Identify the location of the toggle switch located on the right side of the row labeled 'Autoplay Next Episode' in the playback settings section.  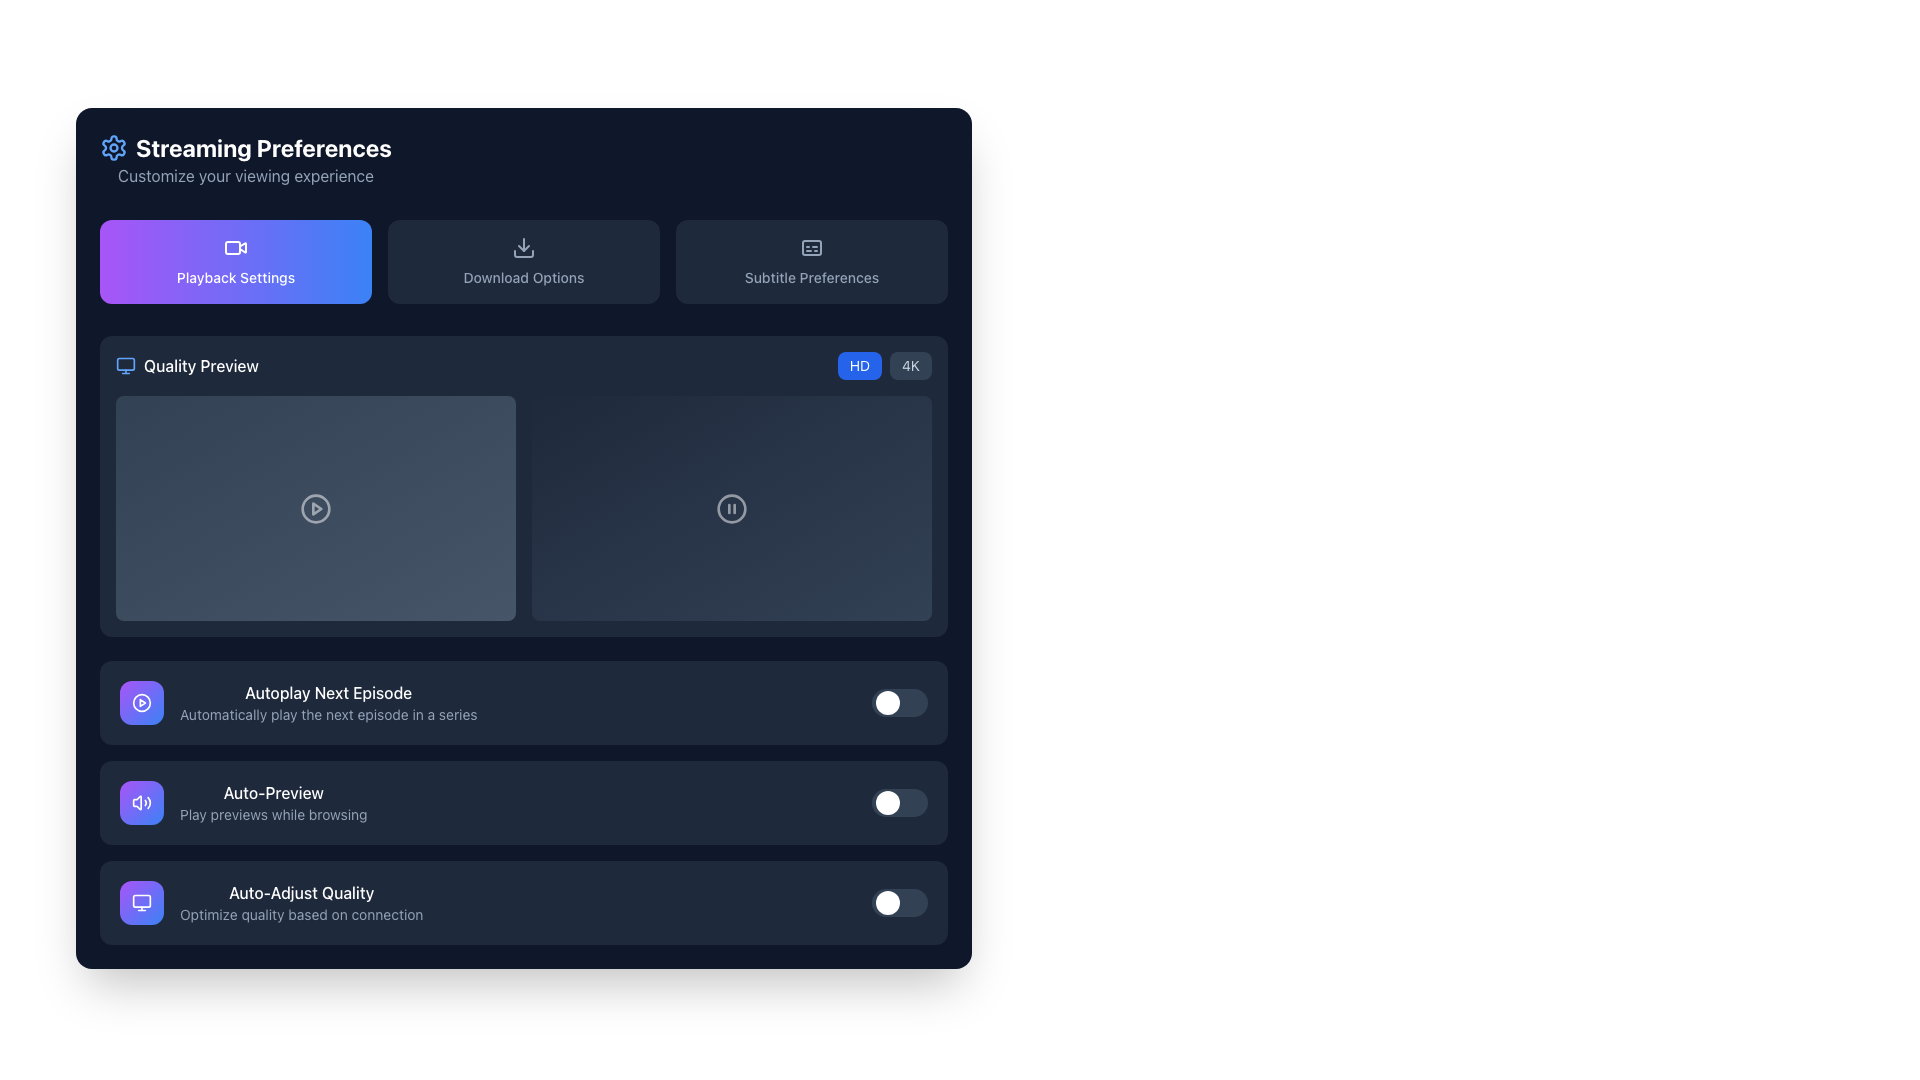
(899, 701).